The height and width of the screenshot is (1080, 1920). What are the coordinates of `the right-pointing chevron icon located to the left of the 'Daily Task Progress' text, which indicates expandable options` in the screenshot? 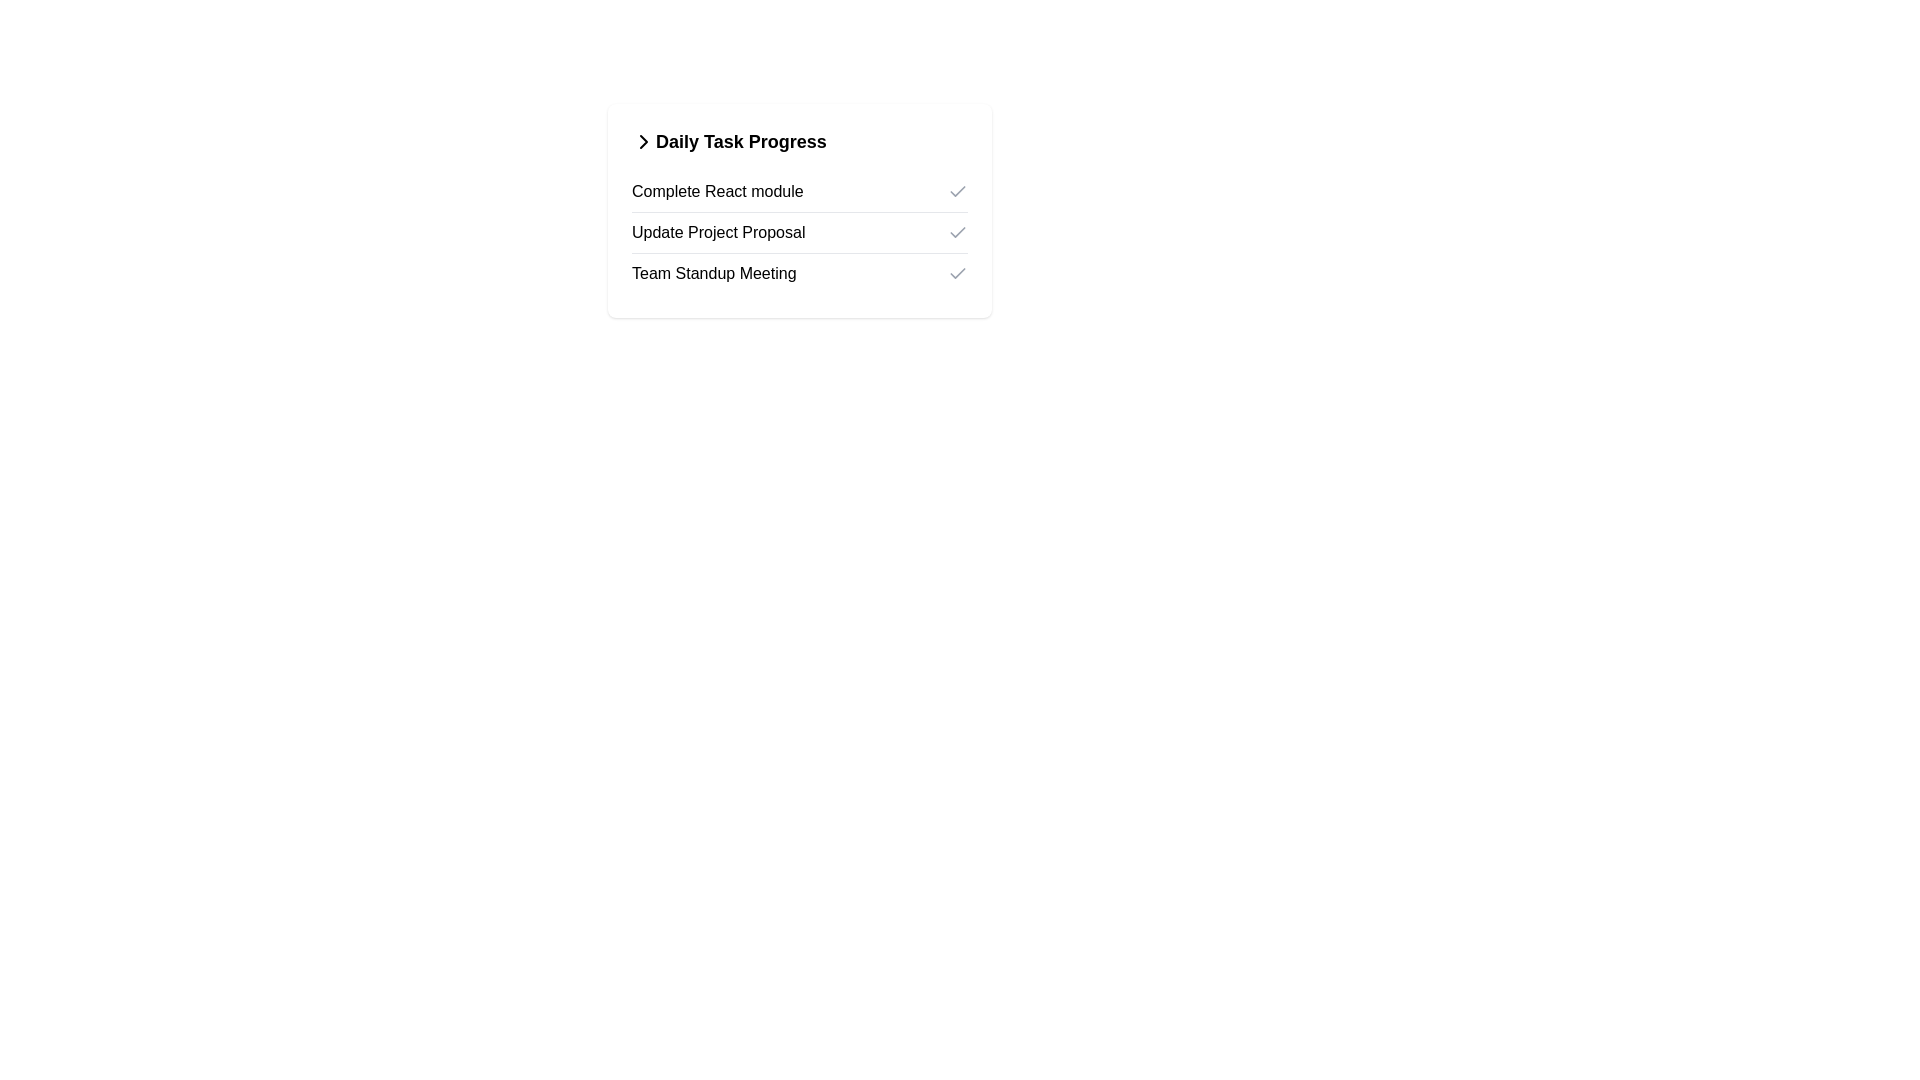 It's located at (643, 141).